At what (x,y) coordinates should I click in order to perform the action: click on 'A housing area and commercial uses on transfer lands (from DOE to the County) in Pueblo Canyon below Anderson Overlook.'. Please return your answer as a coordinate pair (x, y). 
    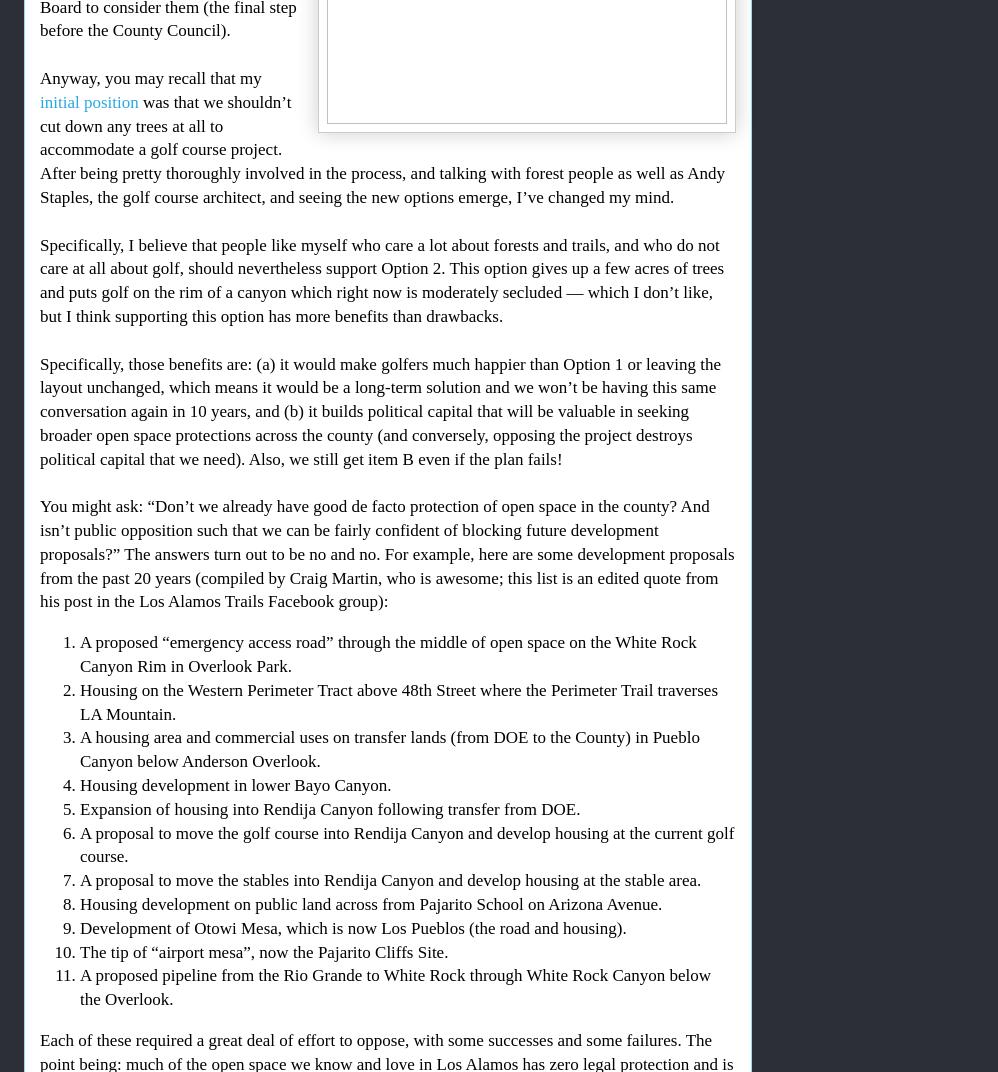
    Looking at the image, I should click on (79, 749).